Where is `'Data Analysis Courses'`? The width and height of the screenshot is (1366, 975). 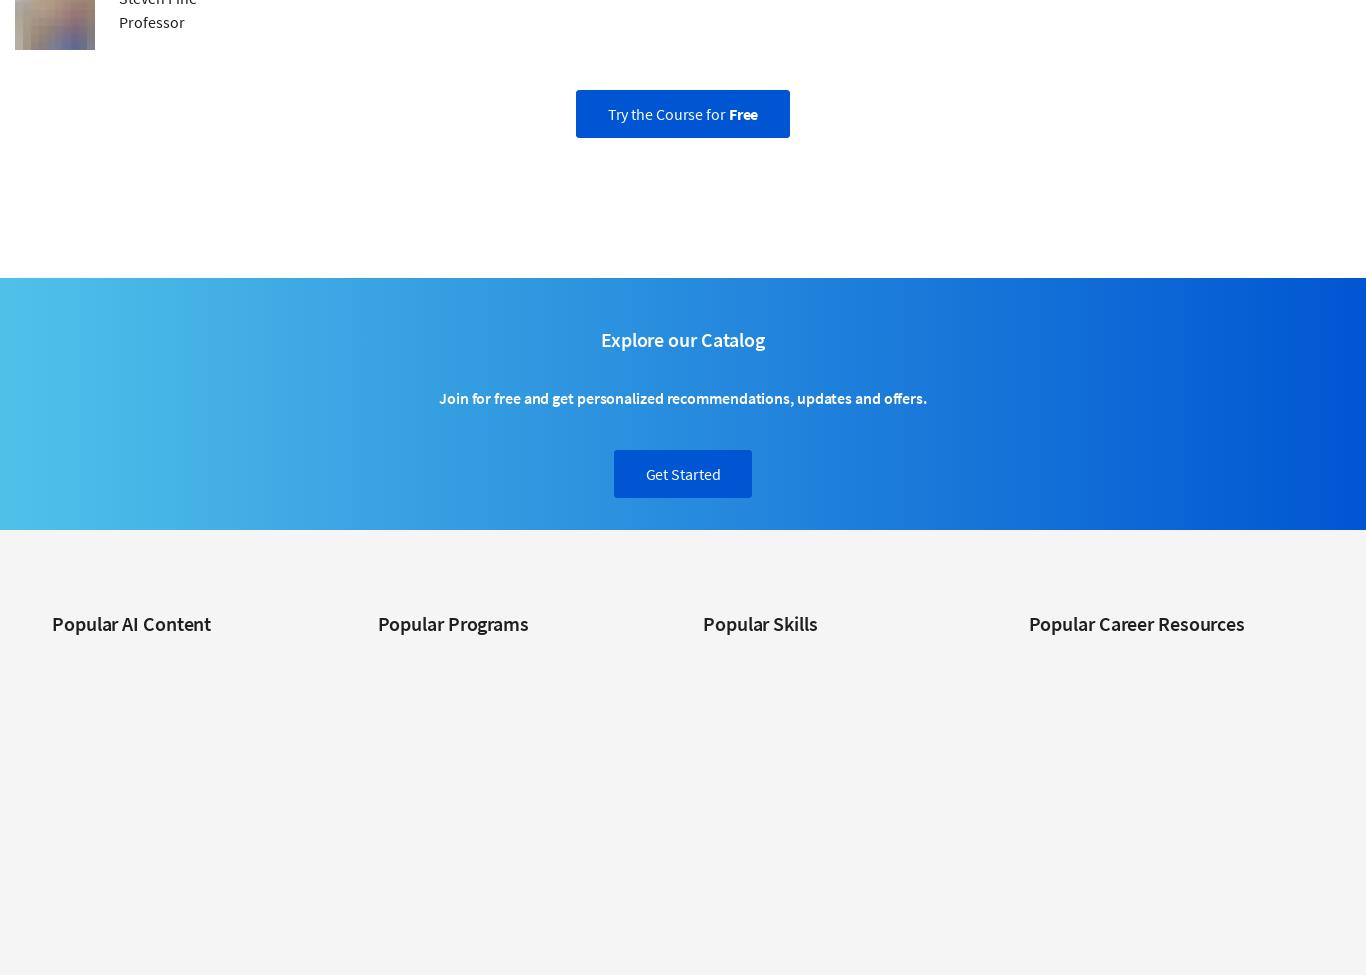 'Data Analysis Courses' is located at coordinates (768, 688).